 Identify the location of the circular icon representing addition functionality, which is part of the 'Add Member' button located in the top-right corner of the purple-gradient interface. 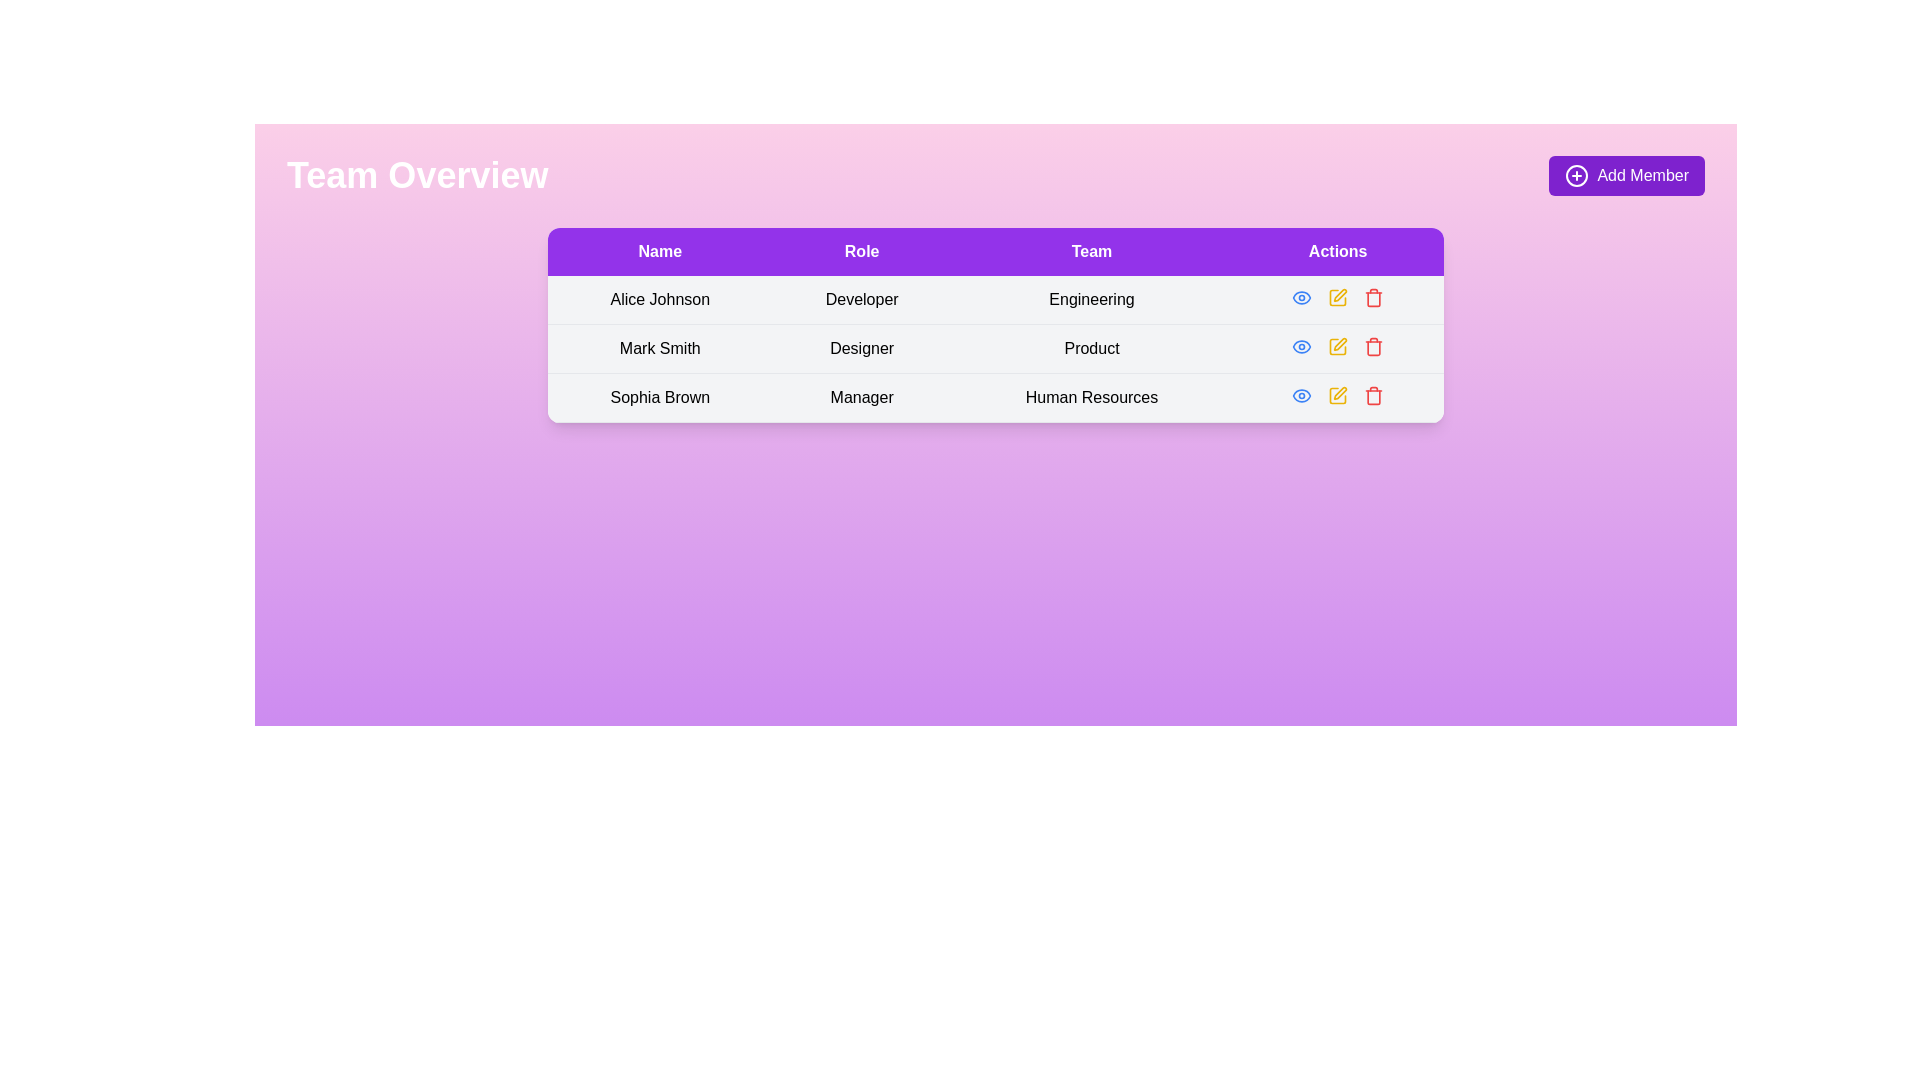
(1576, 175).